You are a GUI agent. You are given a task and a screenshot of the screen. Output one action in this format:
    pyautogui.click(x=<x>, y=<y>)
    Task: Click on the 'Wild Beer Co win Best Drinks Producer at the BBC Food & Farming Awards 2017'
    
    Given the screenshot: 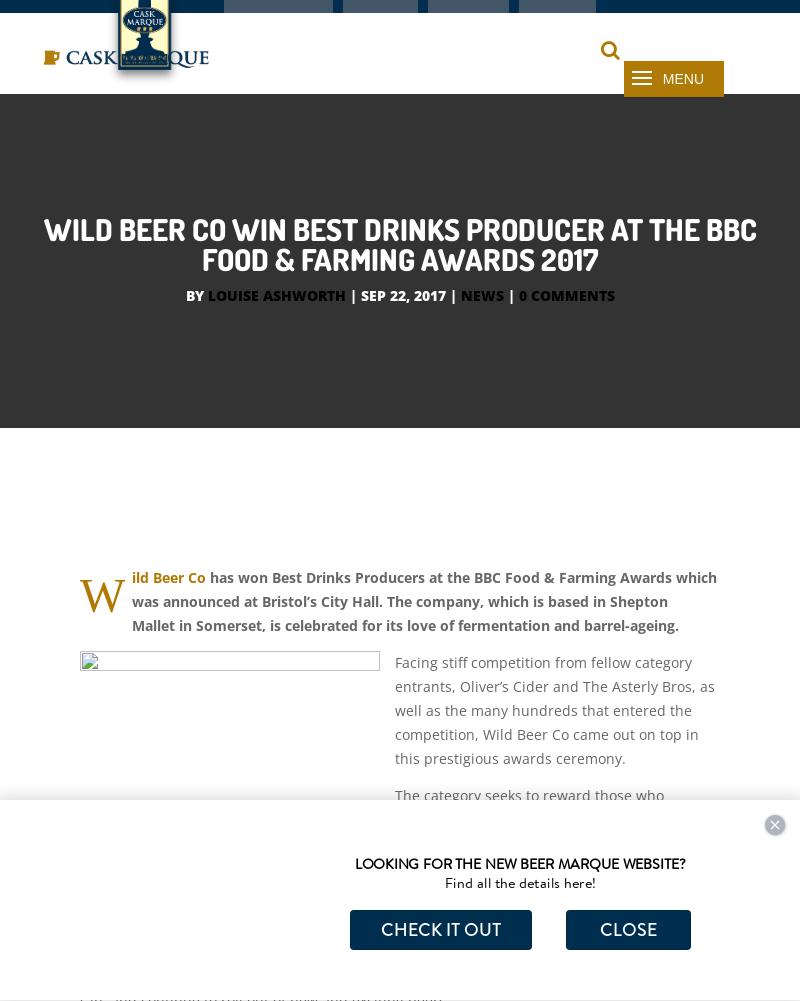 What is the action you would take?
    pyautogui.click(x=398, y=287)
    